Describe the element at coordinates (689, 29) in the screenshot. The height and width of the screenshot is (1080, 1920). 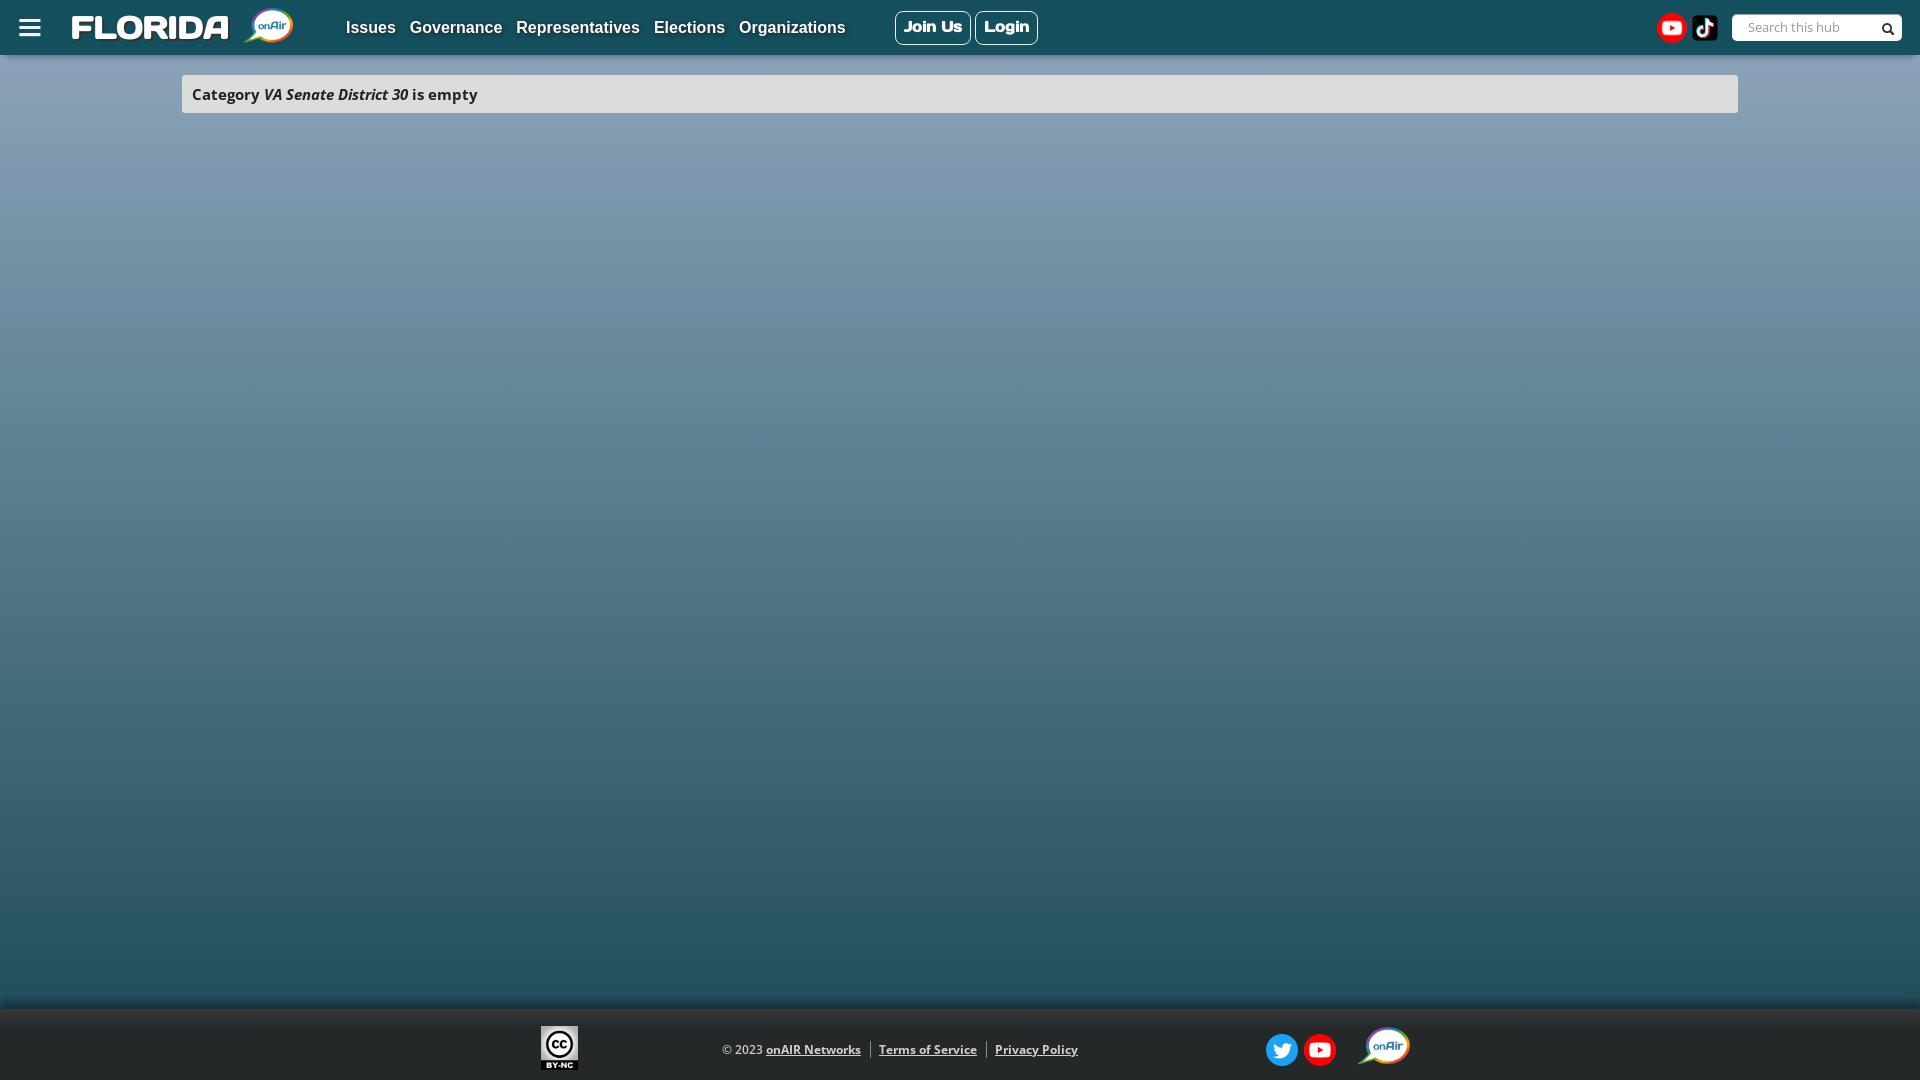
I see `'Elections'` at that location.